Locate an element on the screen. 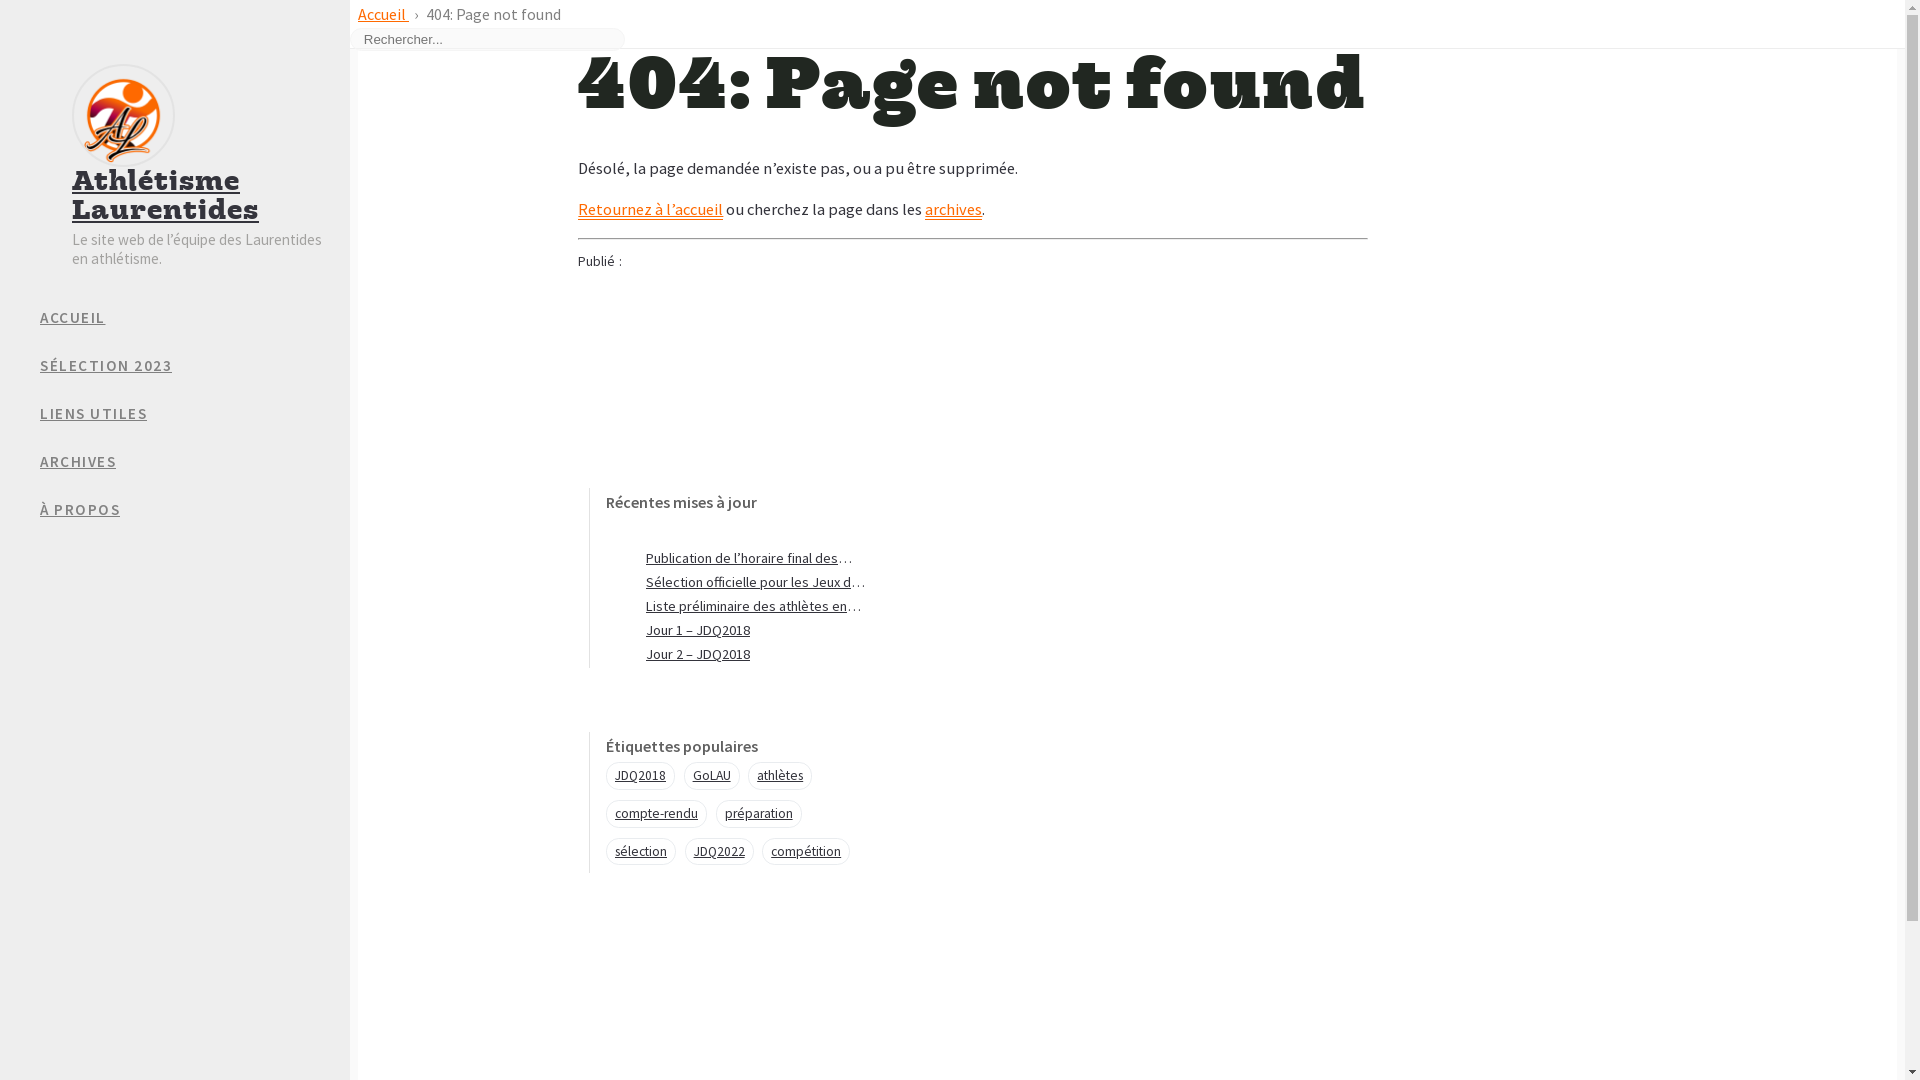 The height and width of the screenshot is (1080, 1920). 'LIENS UTILES' is located at coordinates (195, 412).